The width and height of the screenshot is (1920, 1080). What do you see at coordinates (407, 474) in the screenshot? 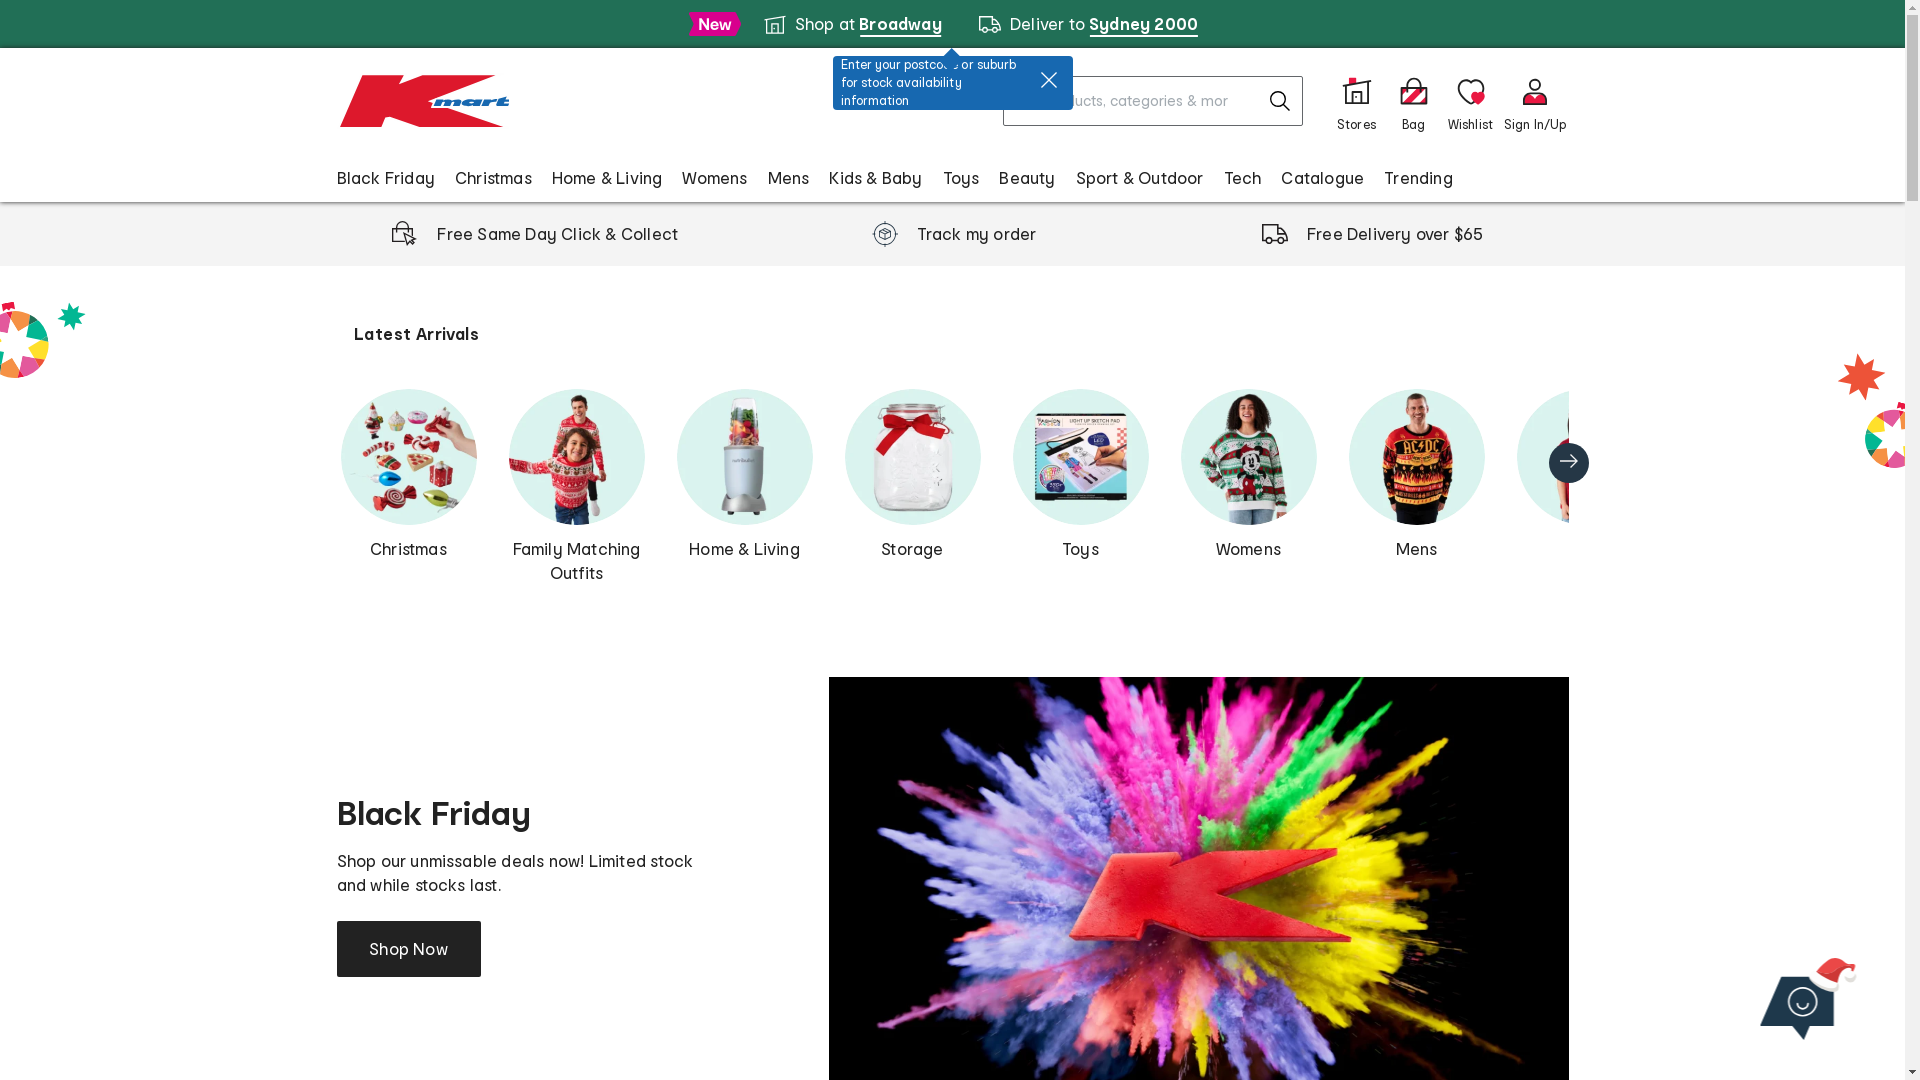
I see `'Christmas'` at bounding box center [407, 474].